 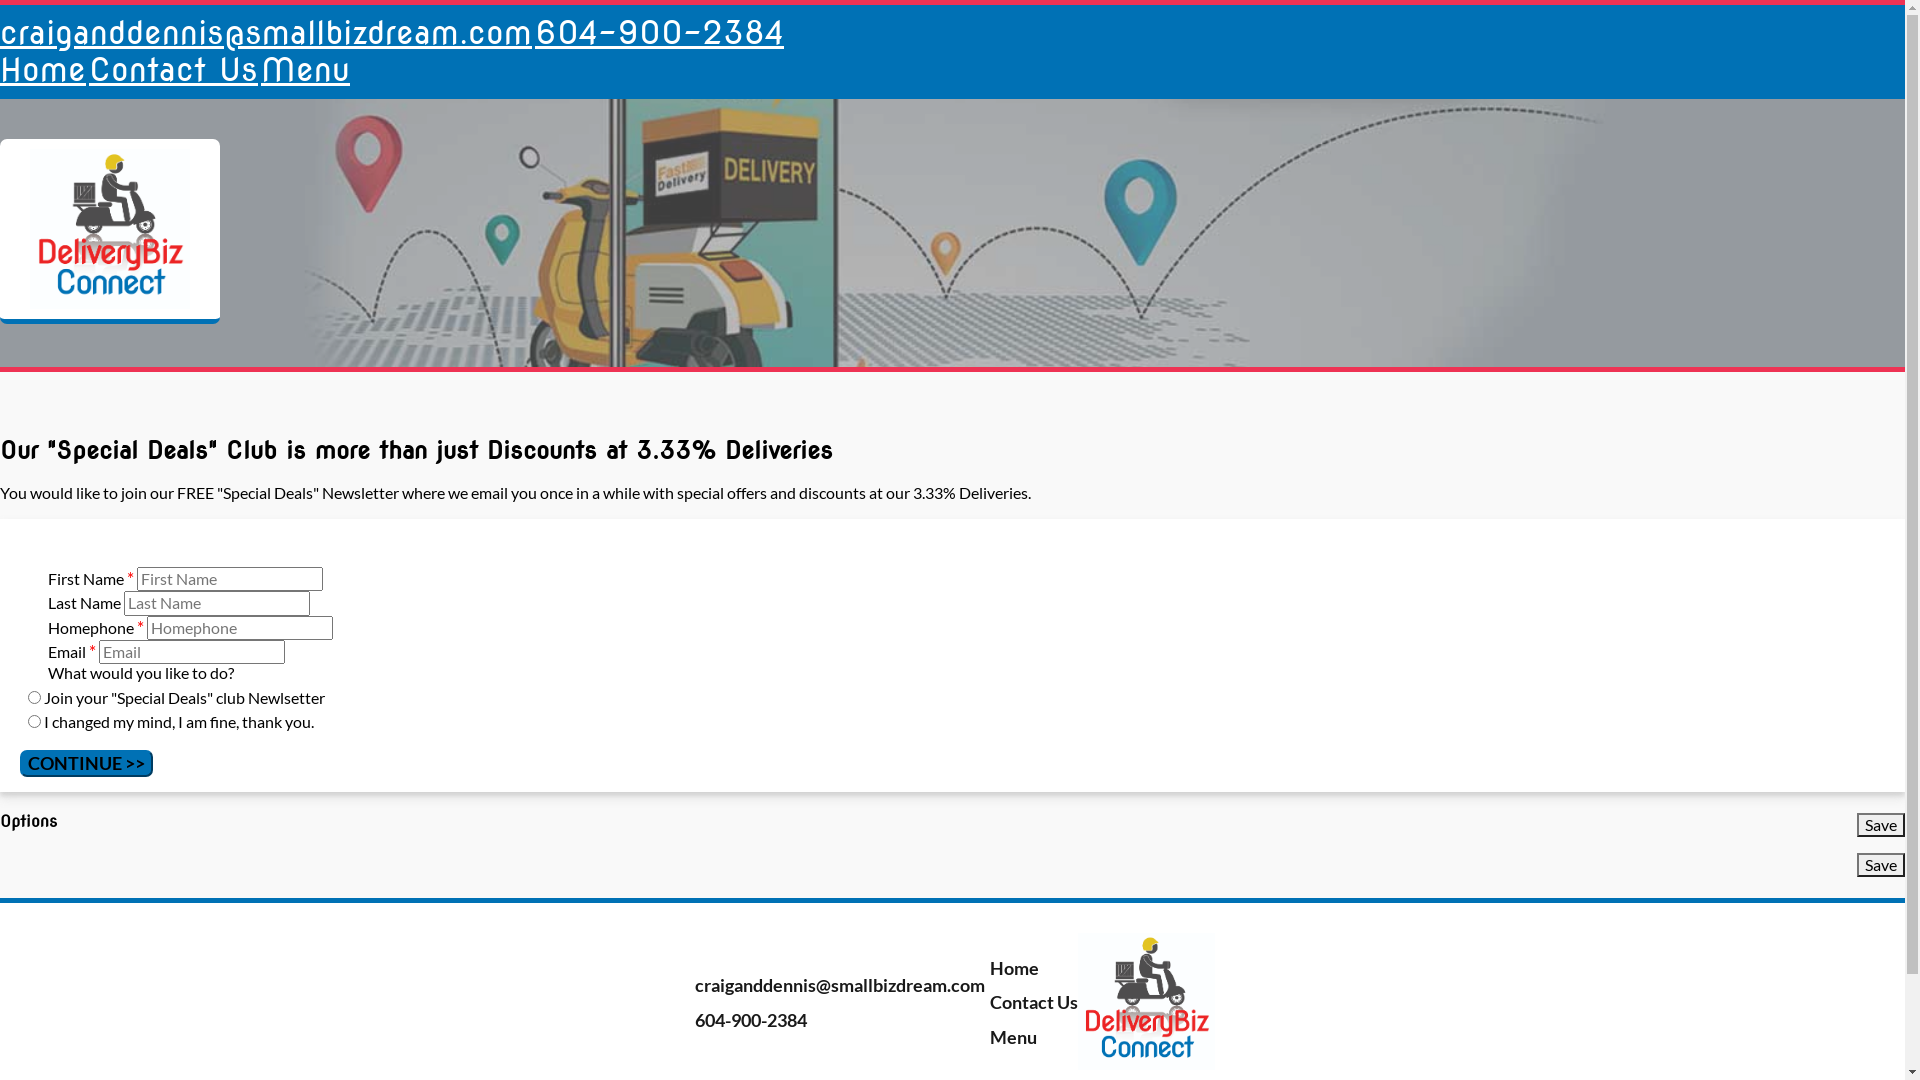 What do you see at coordinates (264, 32) in the screenshot?
I see `'craiganddennis@smallbizdream.com'` at bounding box center [264, 32].